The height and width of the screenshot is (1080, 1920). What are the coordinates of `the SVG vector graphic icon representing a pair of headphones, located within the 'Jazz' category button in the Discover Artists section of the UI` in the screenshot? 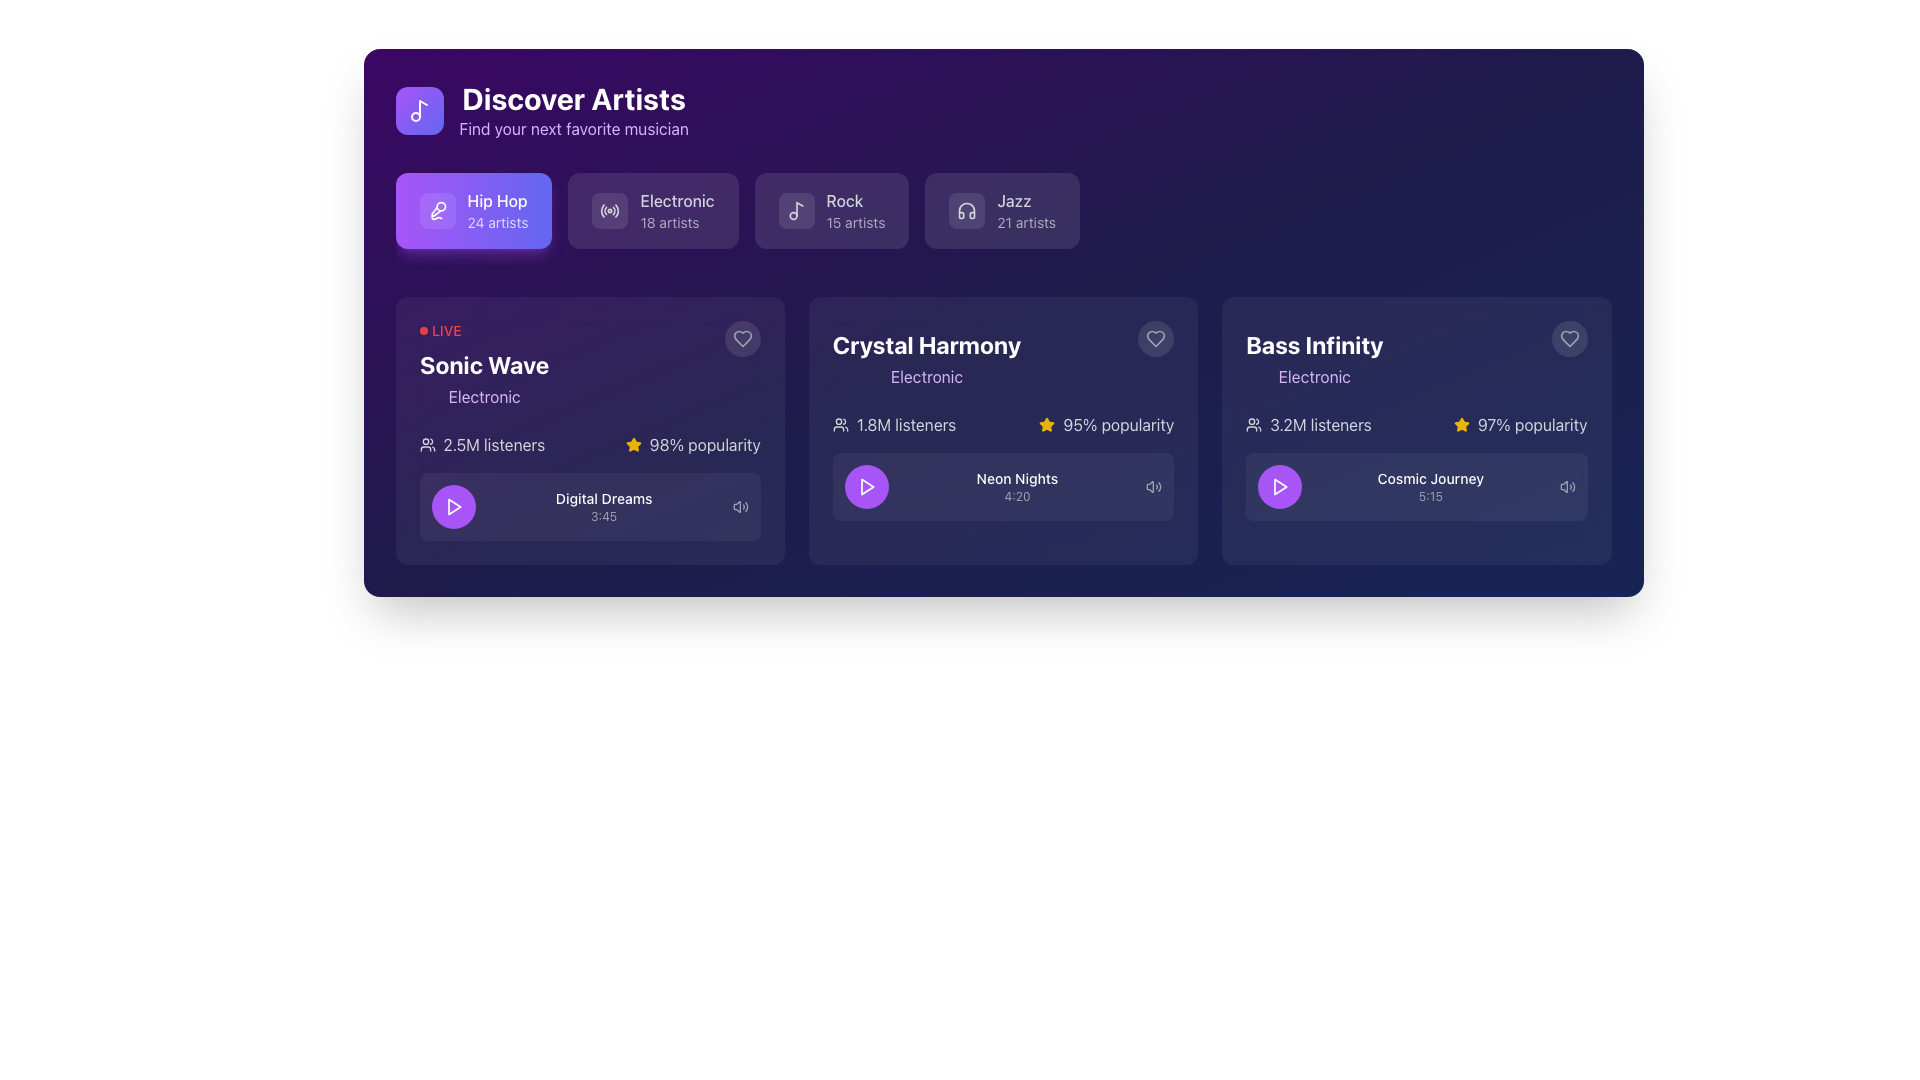 It's located at (967, 211).